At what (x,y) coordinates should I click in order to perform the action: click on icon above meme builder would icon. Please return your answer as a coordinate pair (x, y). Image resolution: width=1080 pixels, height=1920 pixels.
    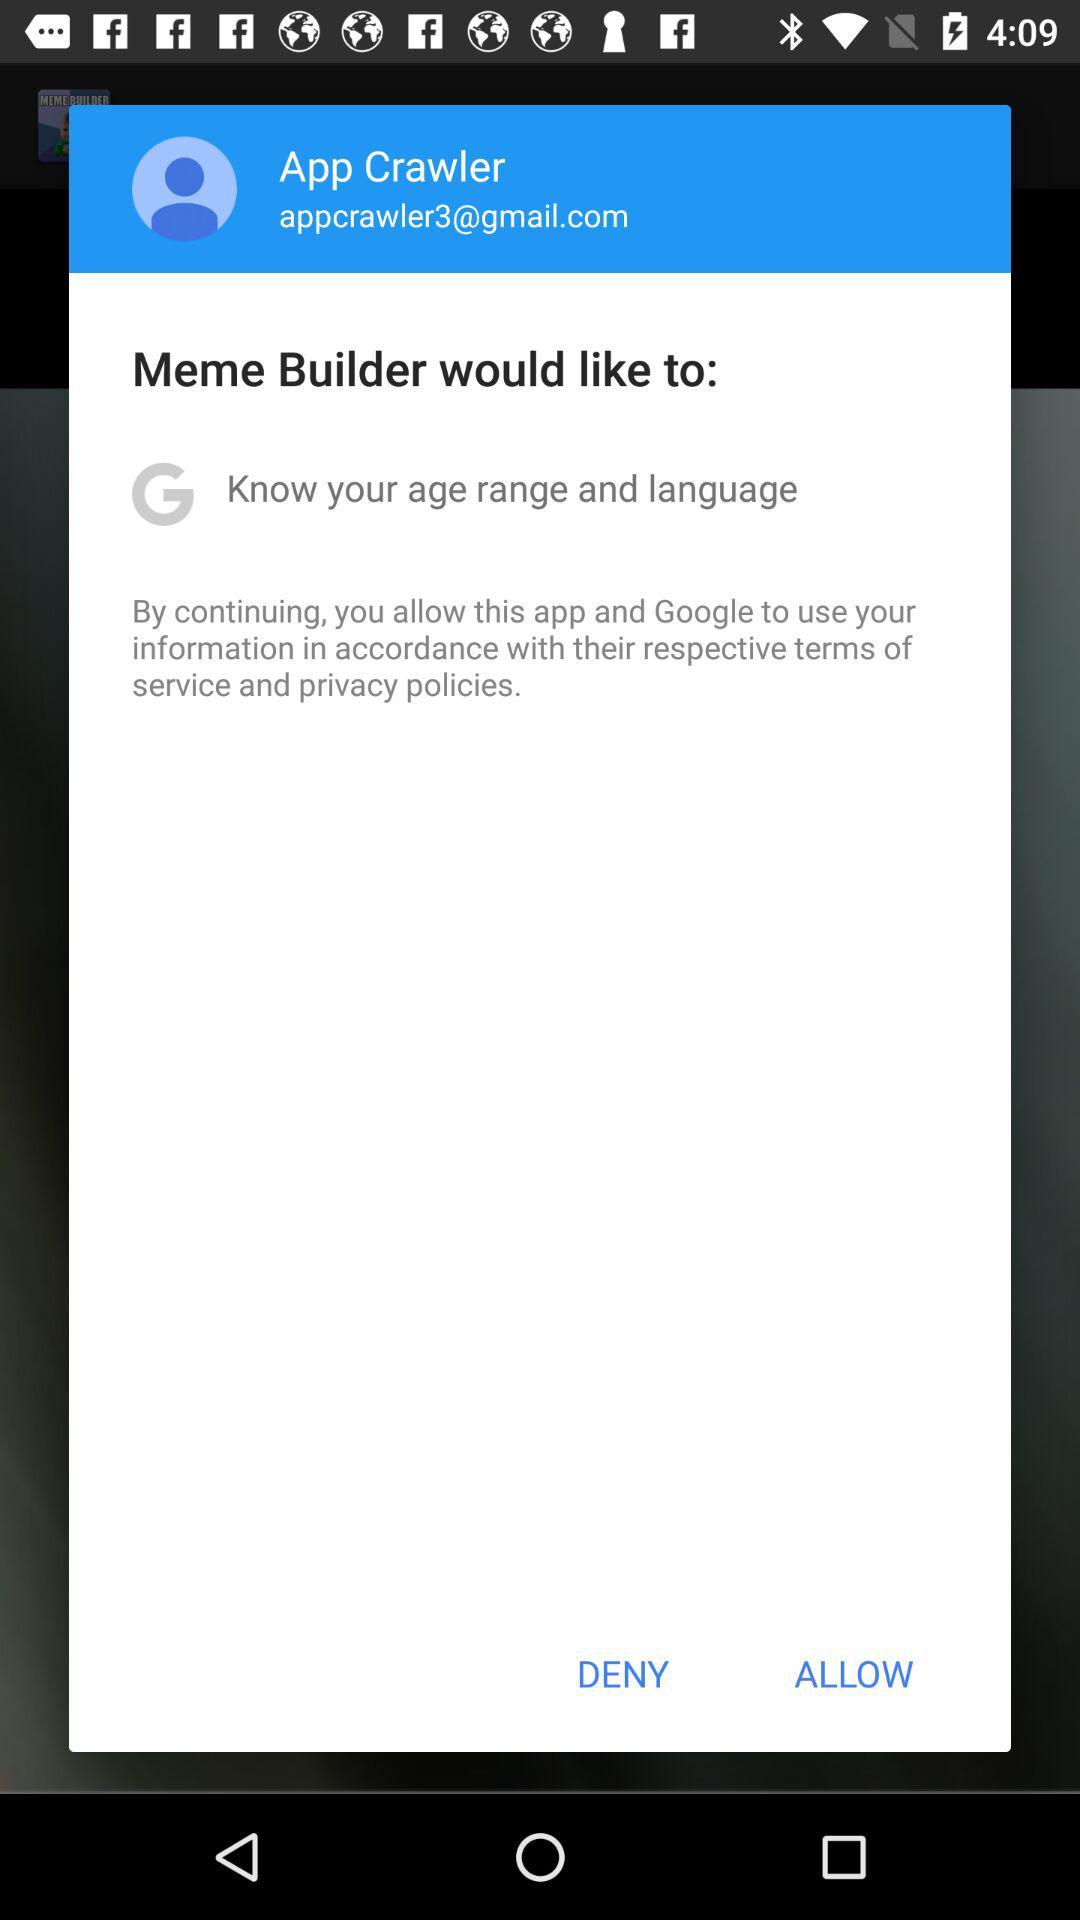
    Looking at the image, I should click on (184, 188).